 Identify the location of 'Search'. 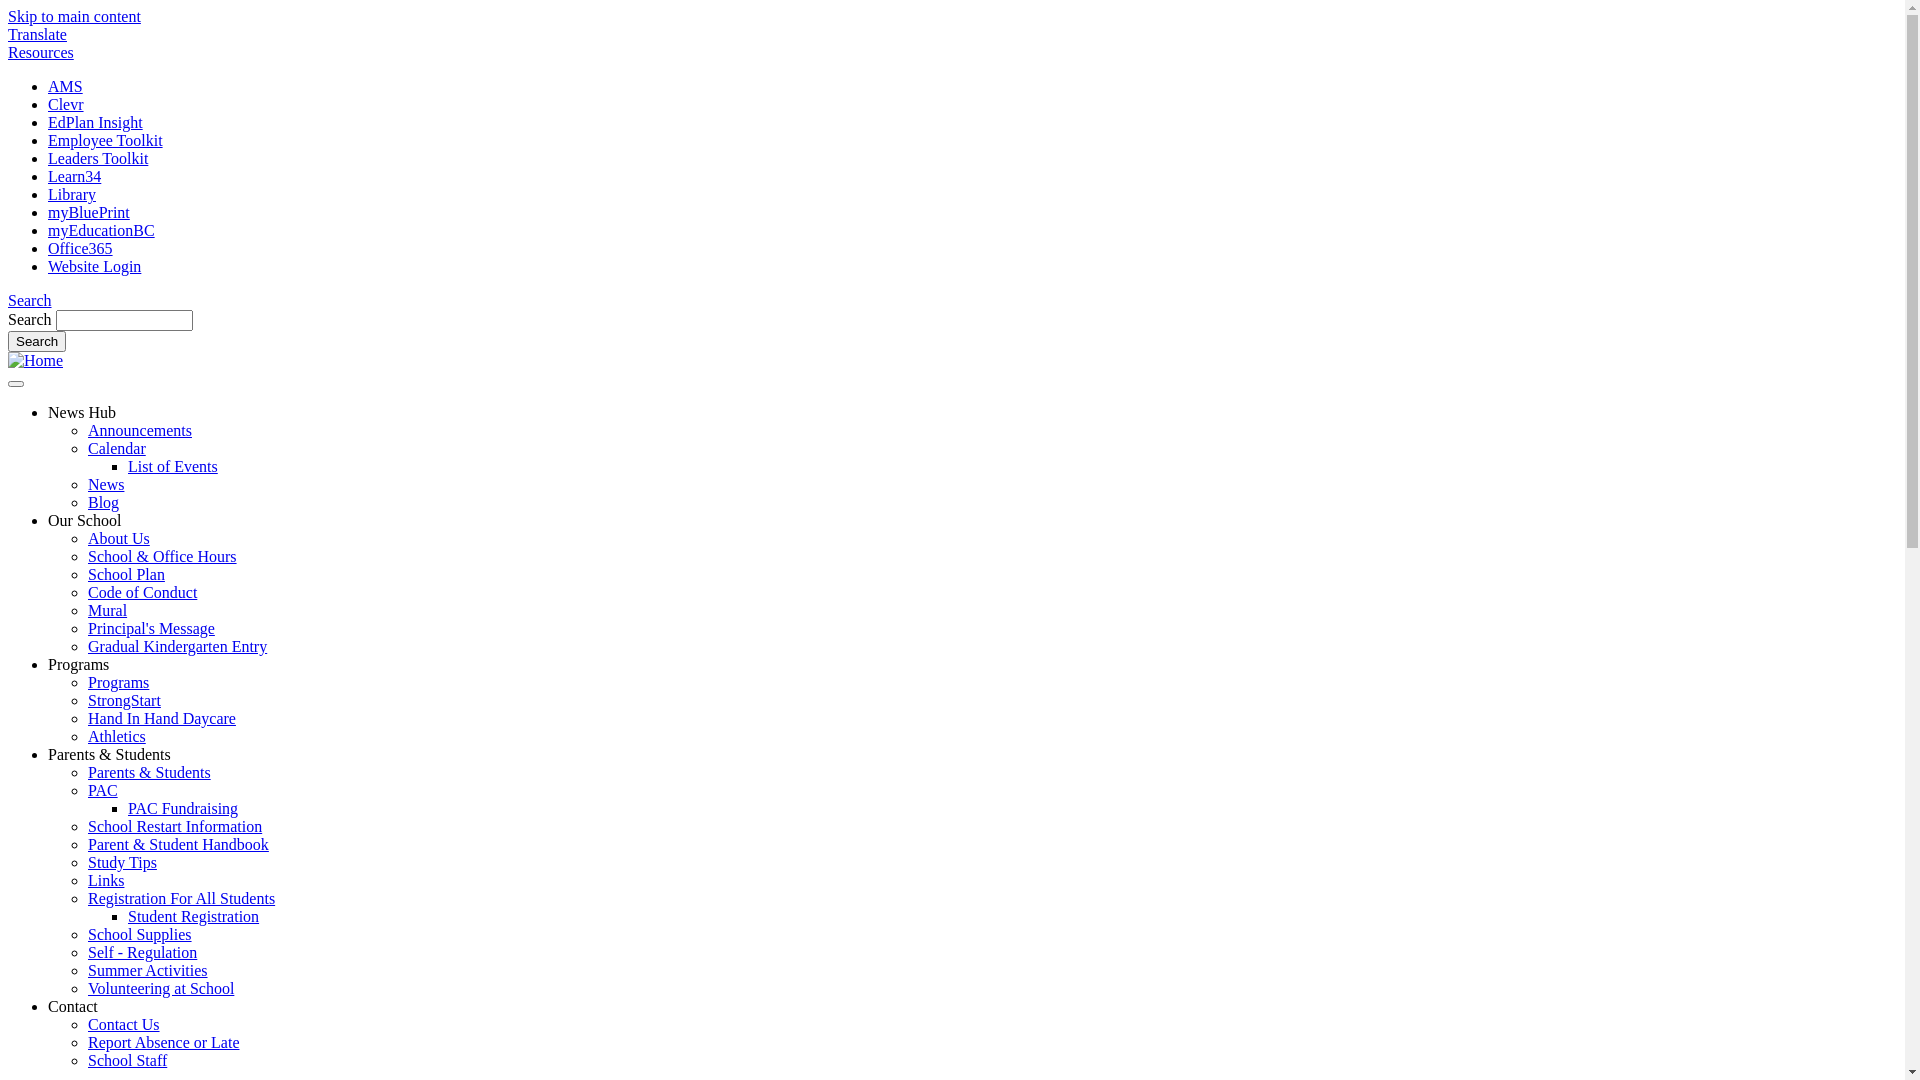
(37, 340).